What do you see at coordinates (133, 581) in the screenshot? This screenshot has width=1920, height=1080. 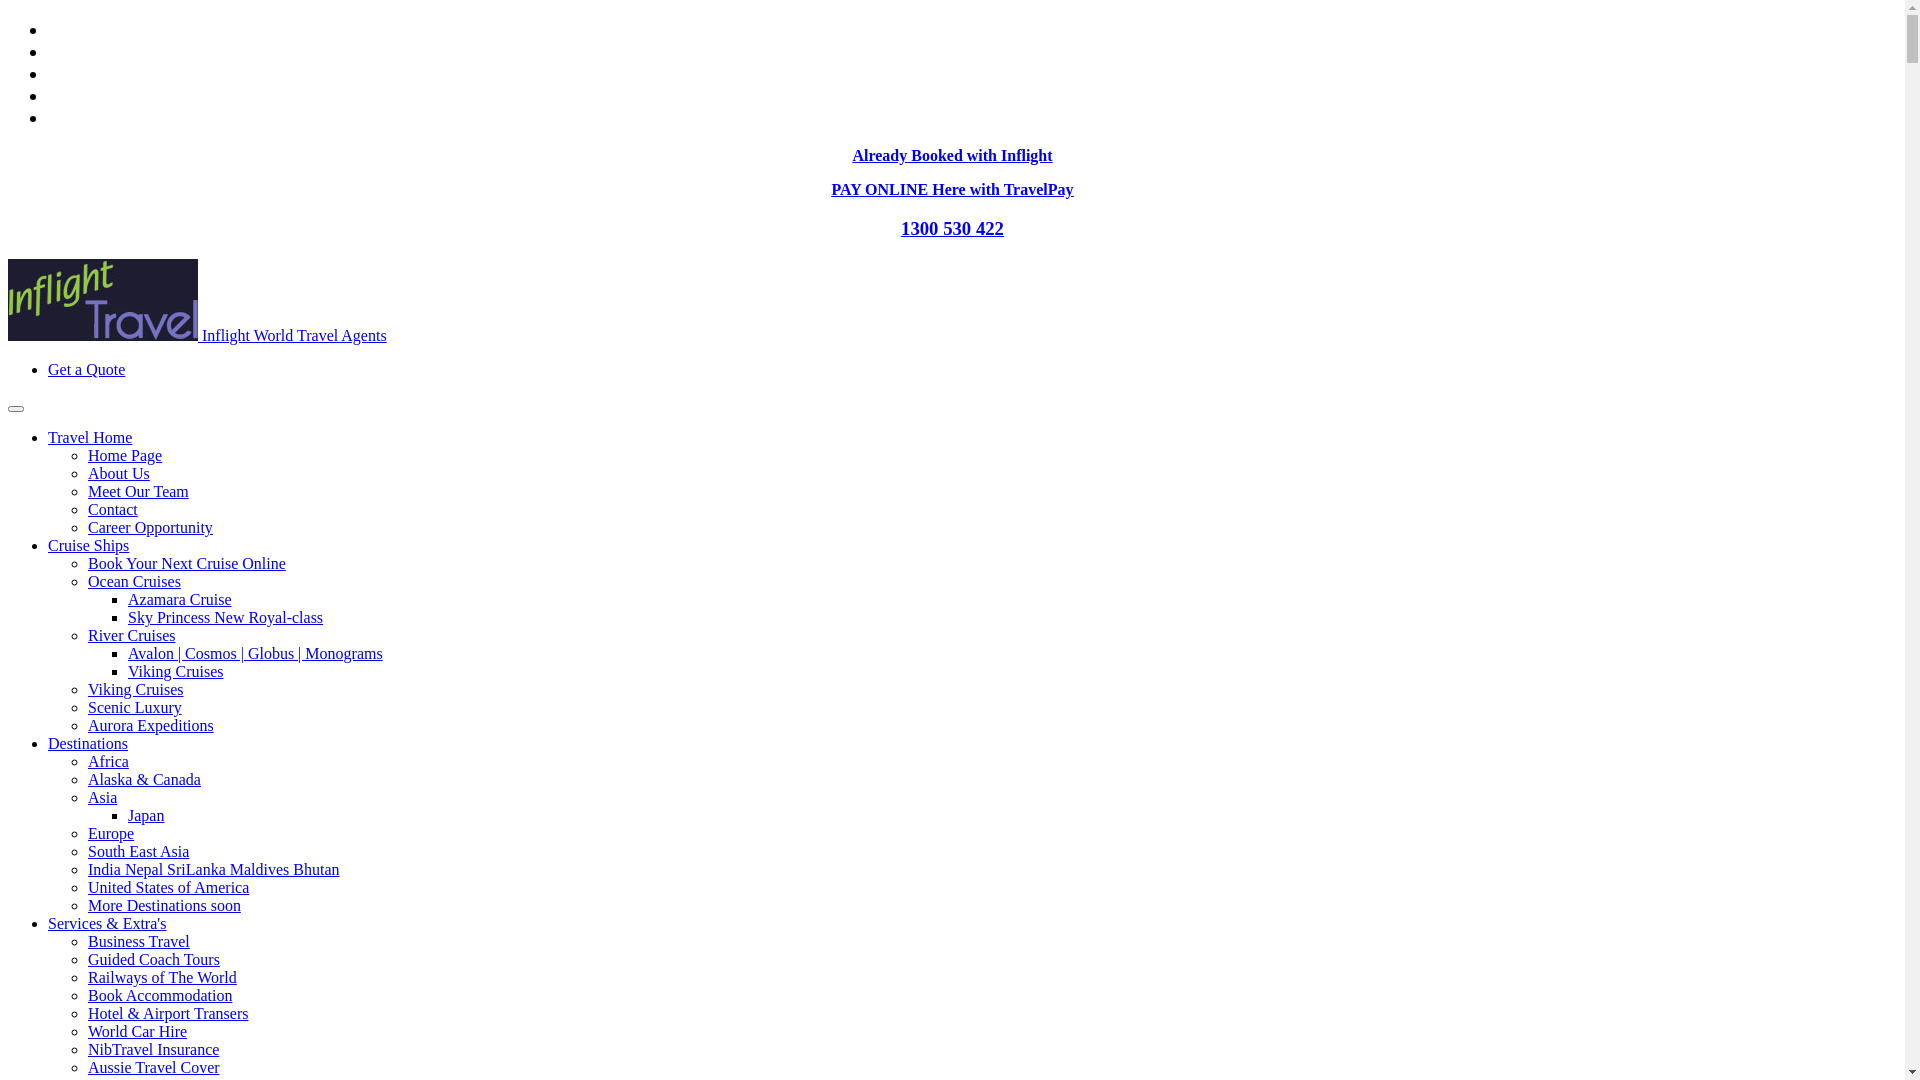 I see `'Ocean Cruises'` at bounding box center [133, 581].